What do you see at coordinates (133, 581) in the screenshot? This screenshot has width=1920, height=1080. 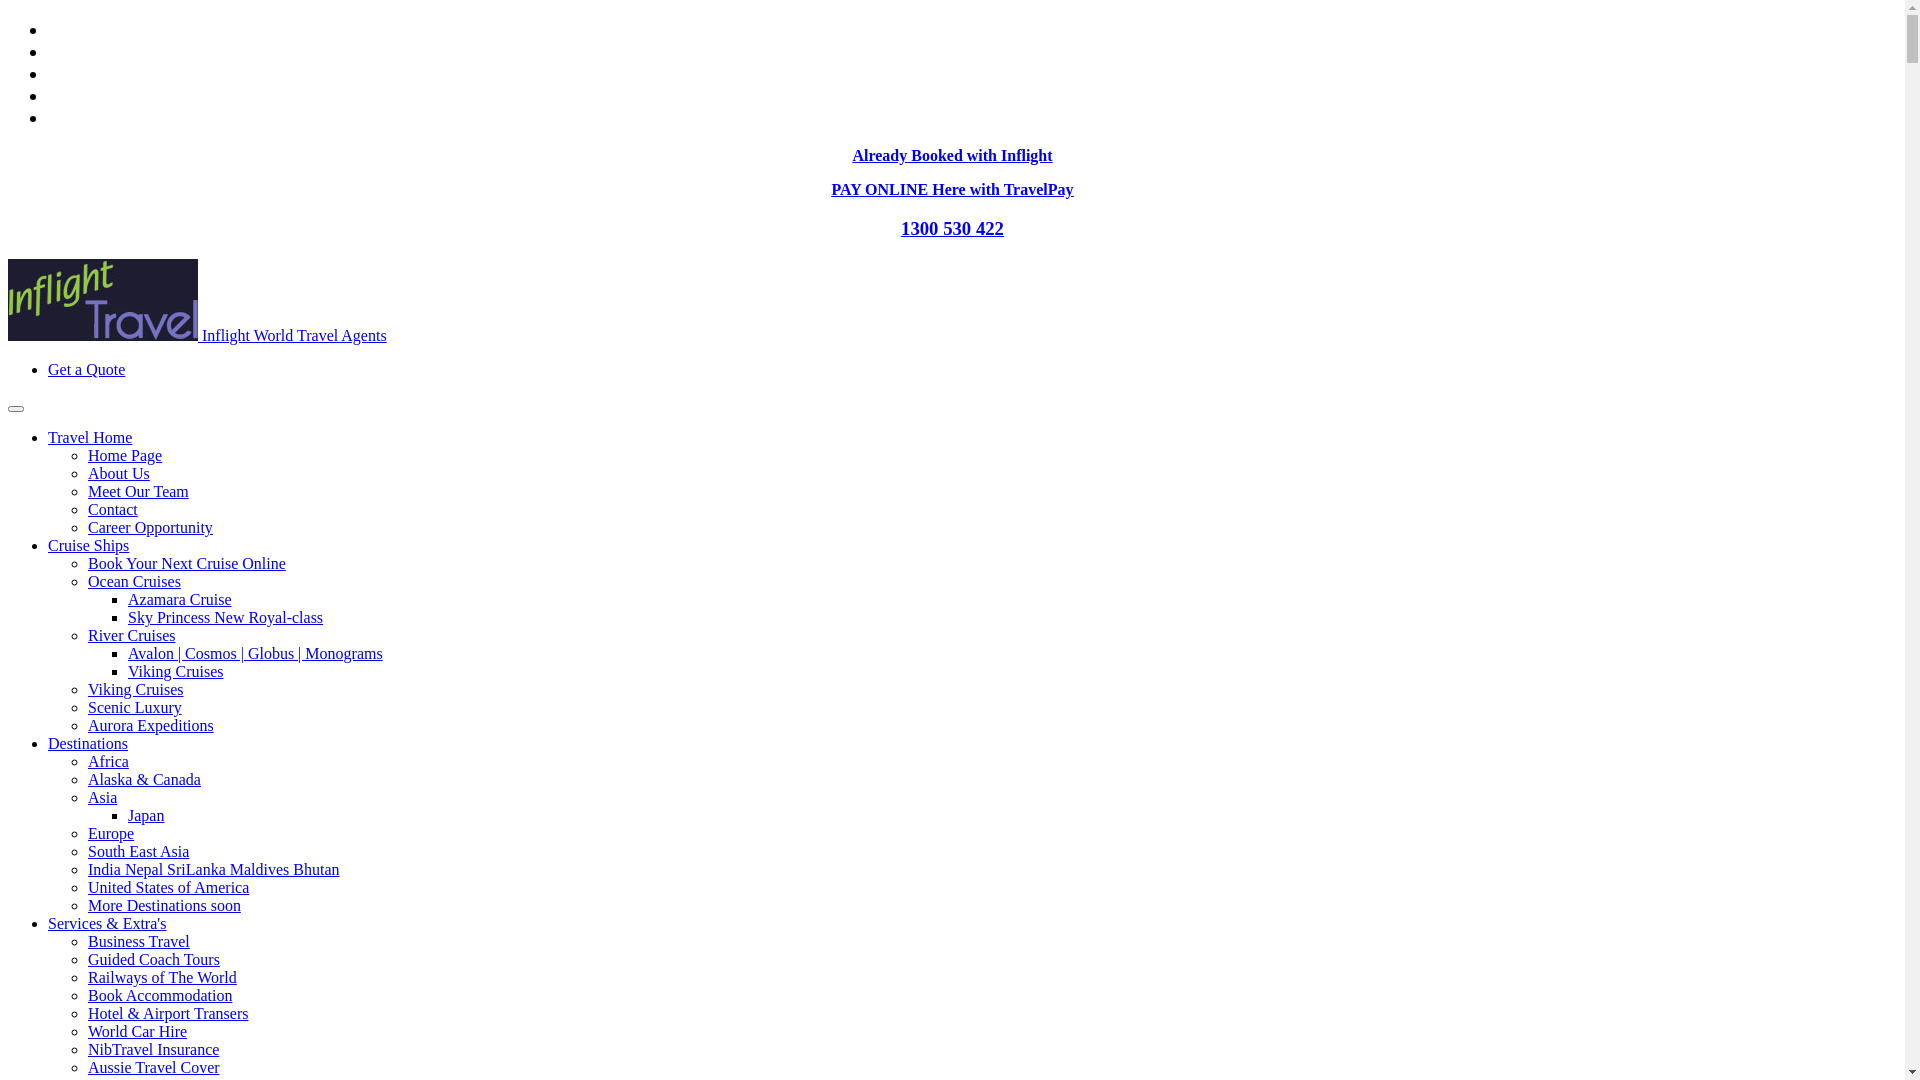 I see `'Ocean Cruises'` at bounding box center [133, 581].